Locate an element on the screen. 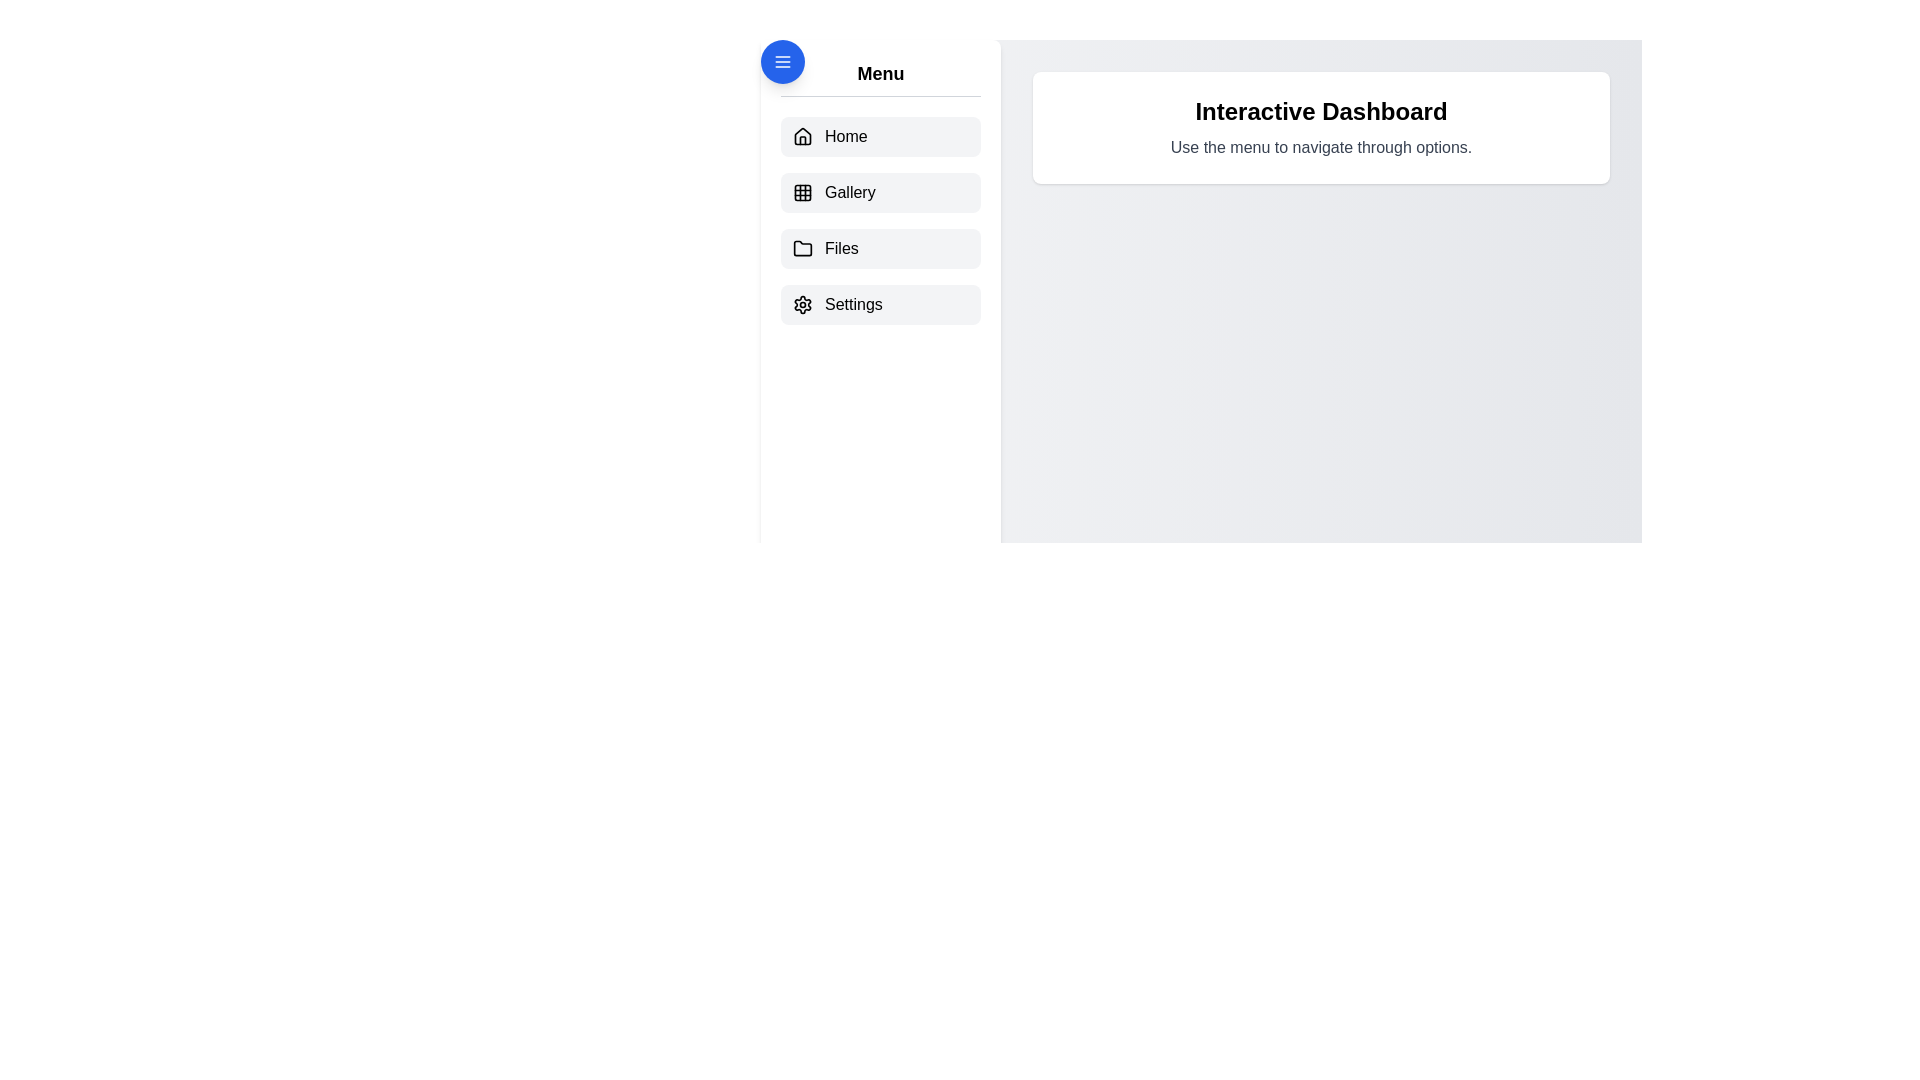  the menu item labeled Settings is located at coordinates (880, 304).